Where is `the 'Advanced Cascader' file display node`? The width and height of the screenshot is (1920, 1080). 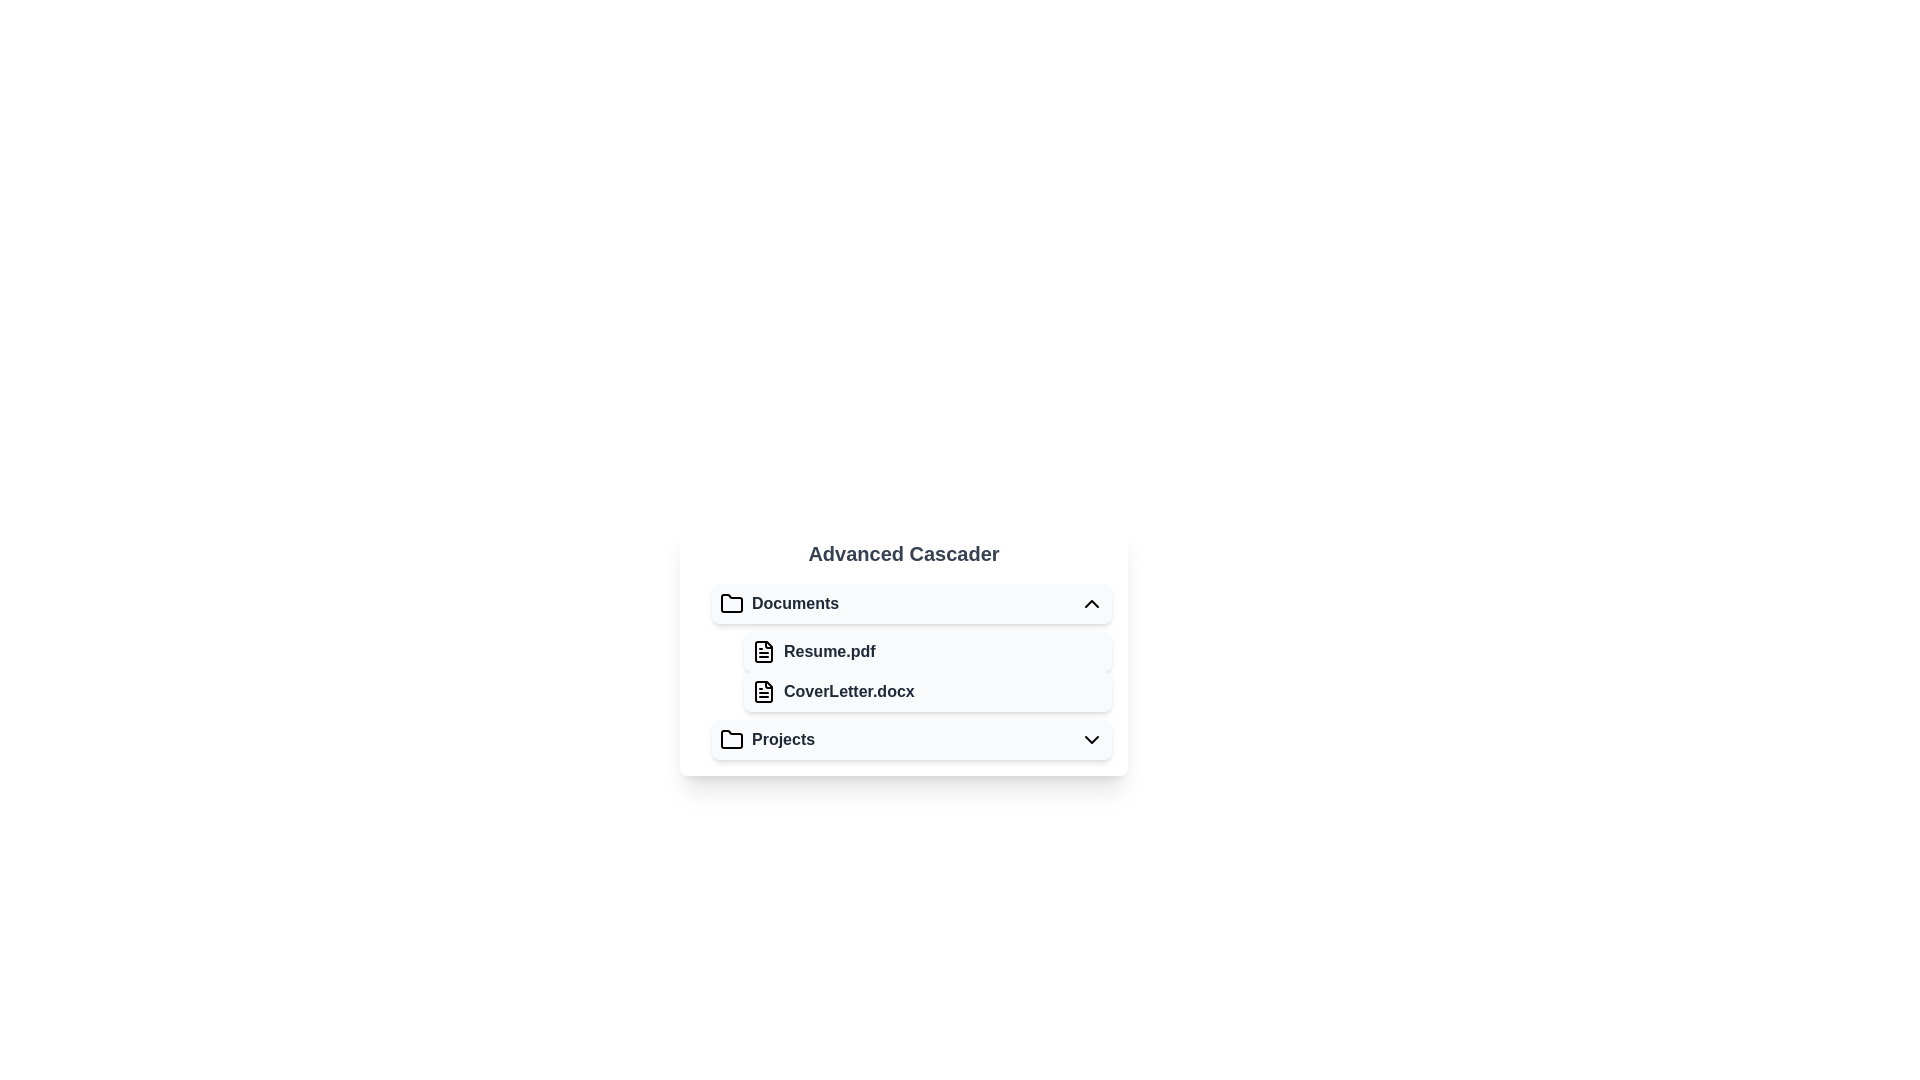 the 'Advanced Cascader' file display node is located at coordinates (902, 650).